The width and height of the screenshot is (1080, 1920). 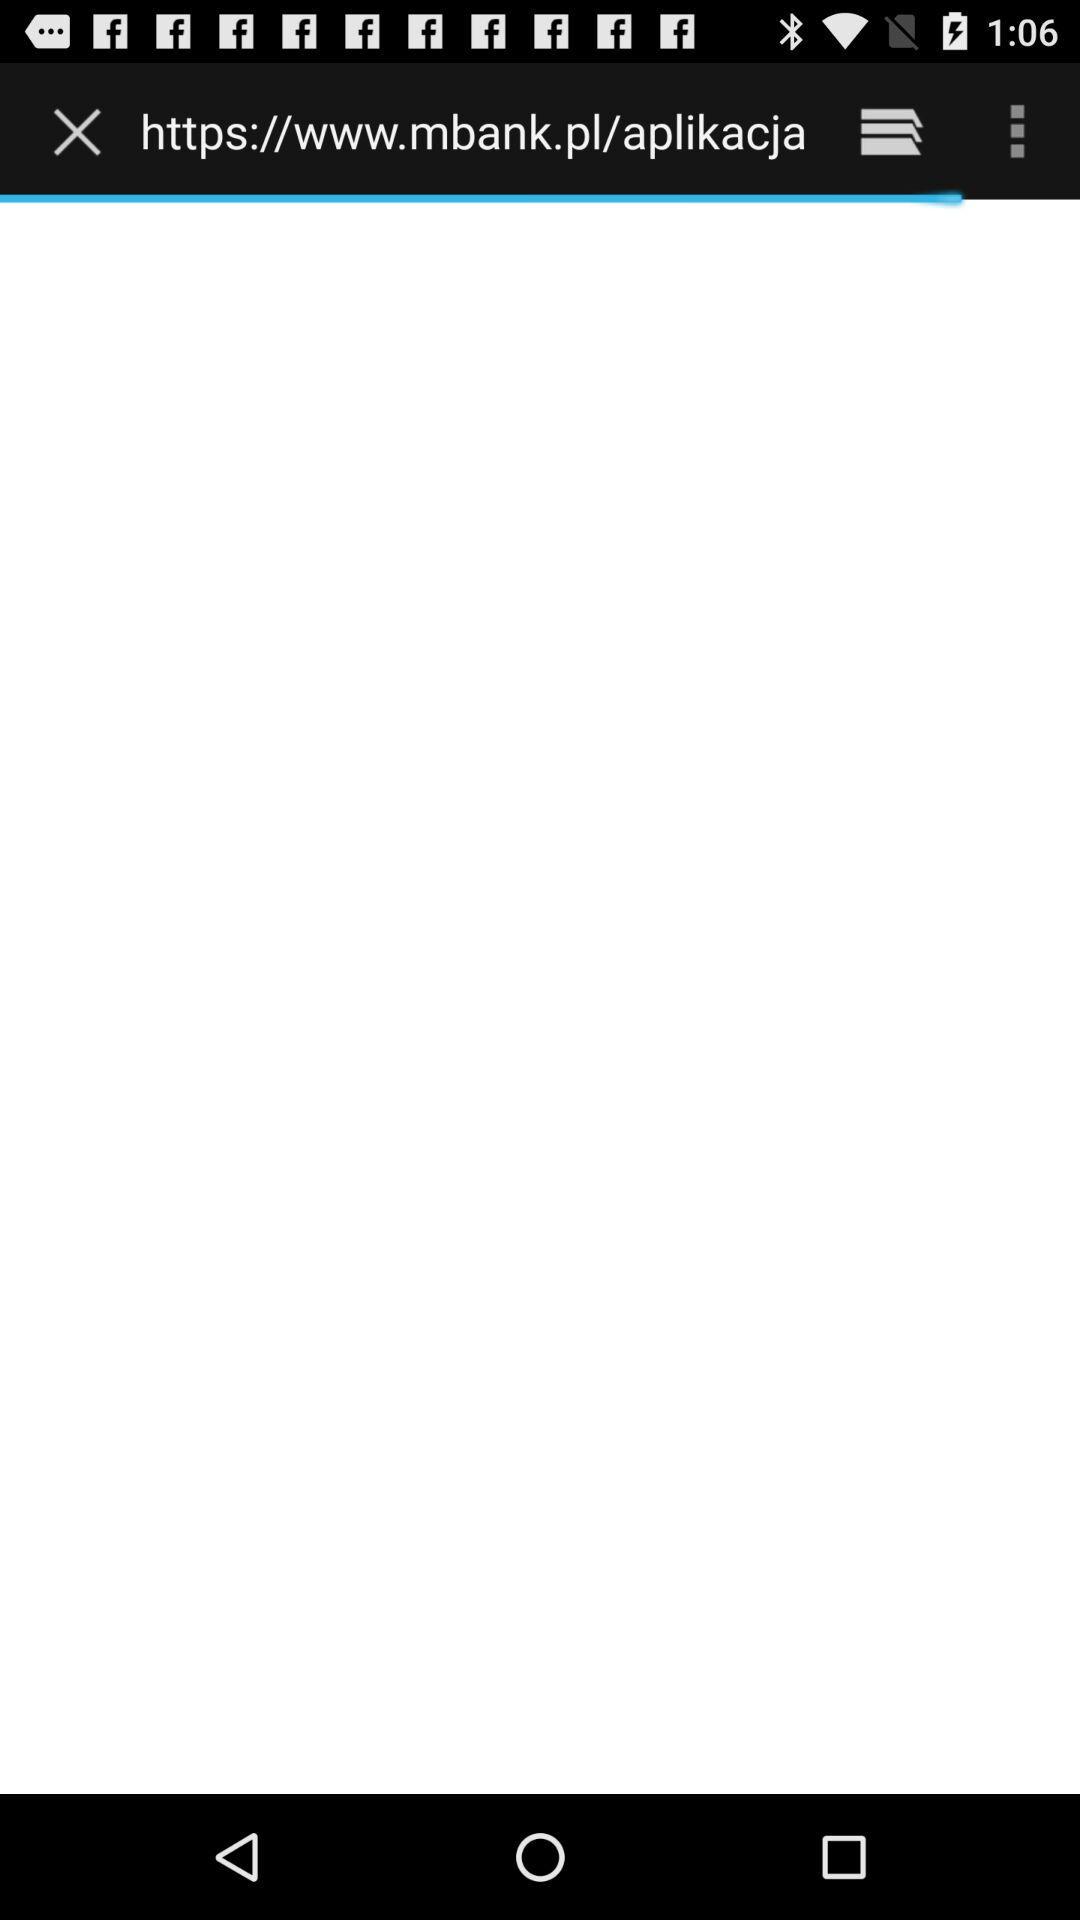 What do you see at coordinates (81, 130) in the screenshot?
I see `icon to the left of https www mbank icon` at bounding box center [81, 130].